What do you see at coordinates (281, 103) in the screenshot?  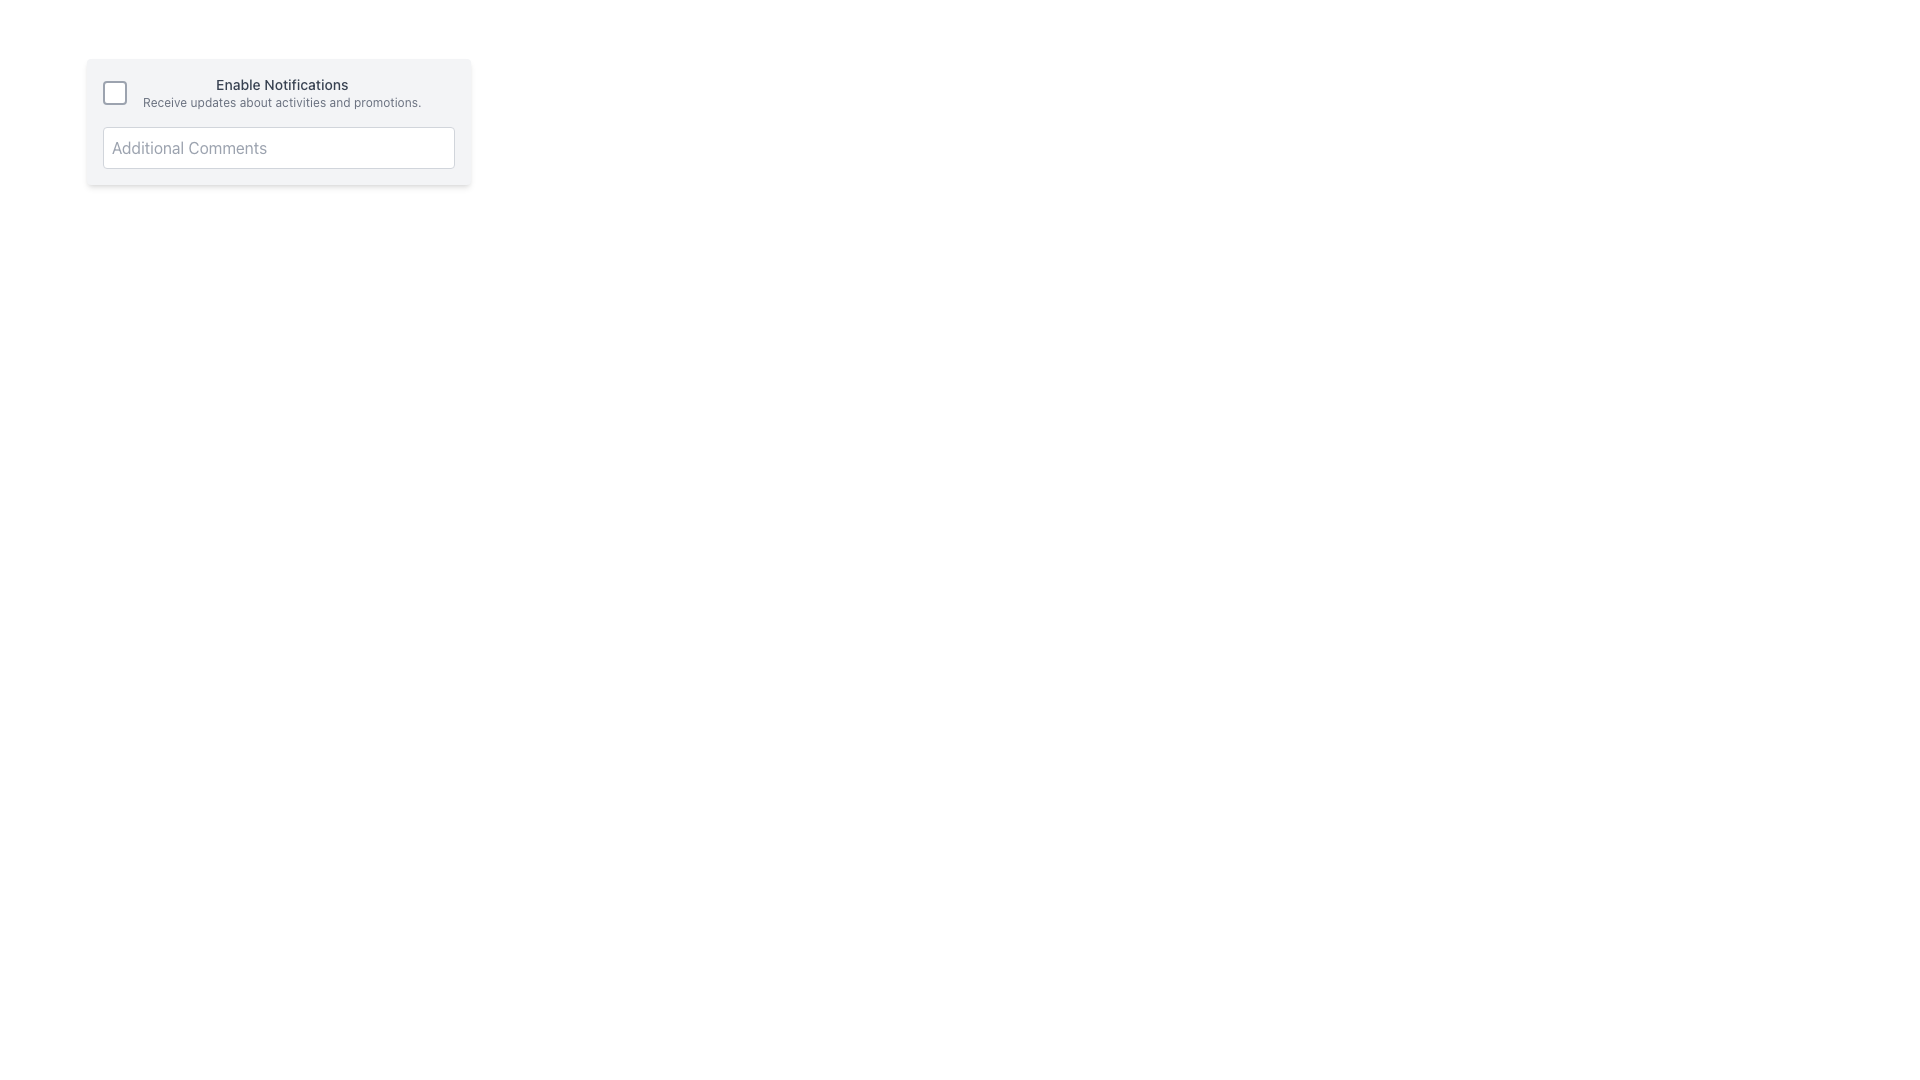 I see `text label that says 'Receive updates about activities and promotions.' located beneath the 'Enable Notifications' heading` at bounding box center [281, 103].